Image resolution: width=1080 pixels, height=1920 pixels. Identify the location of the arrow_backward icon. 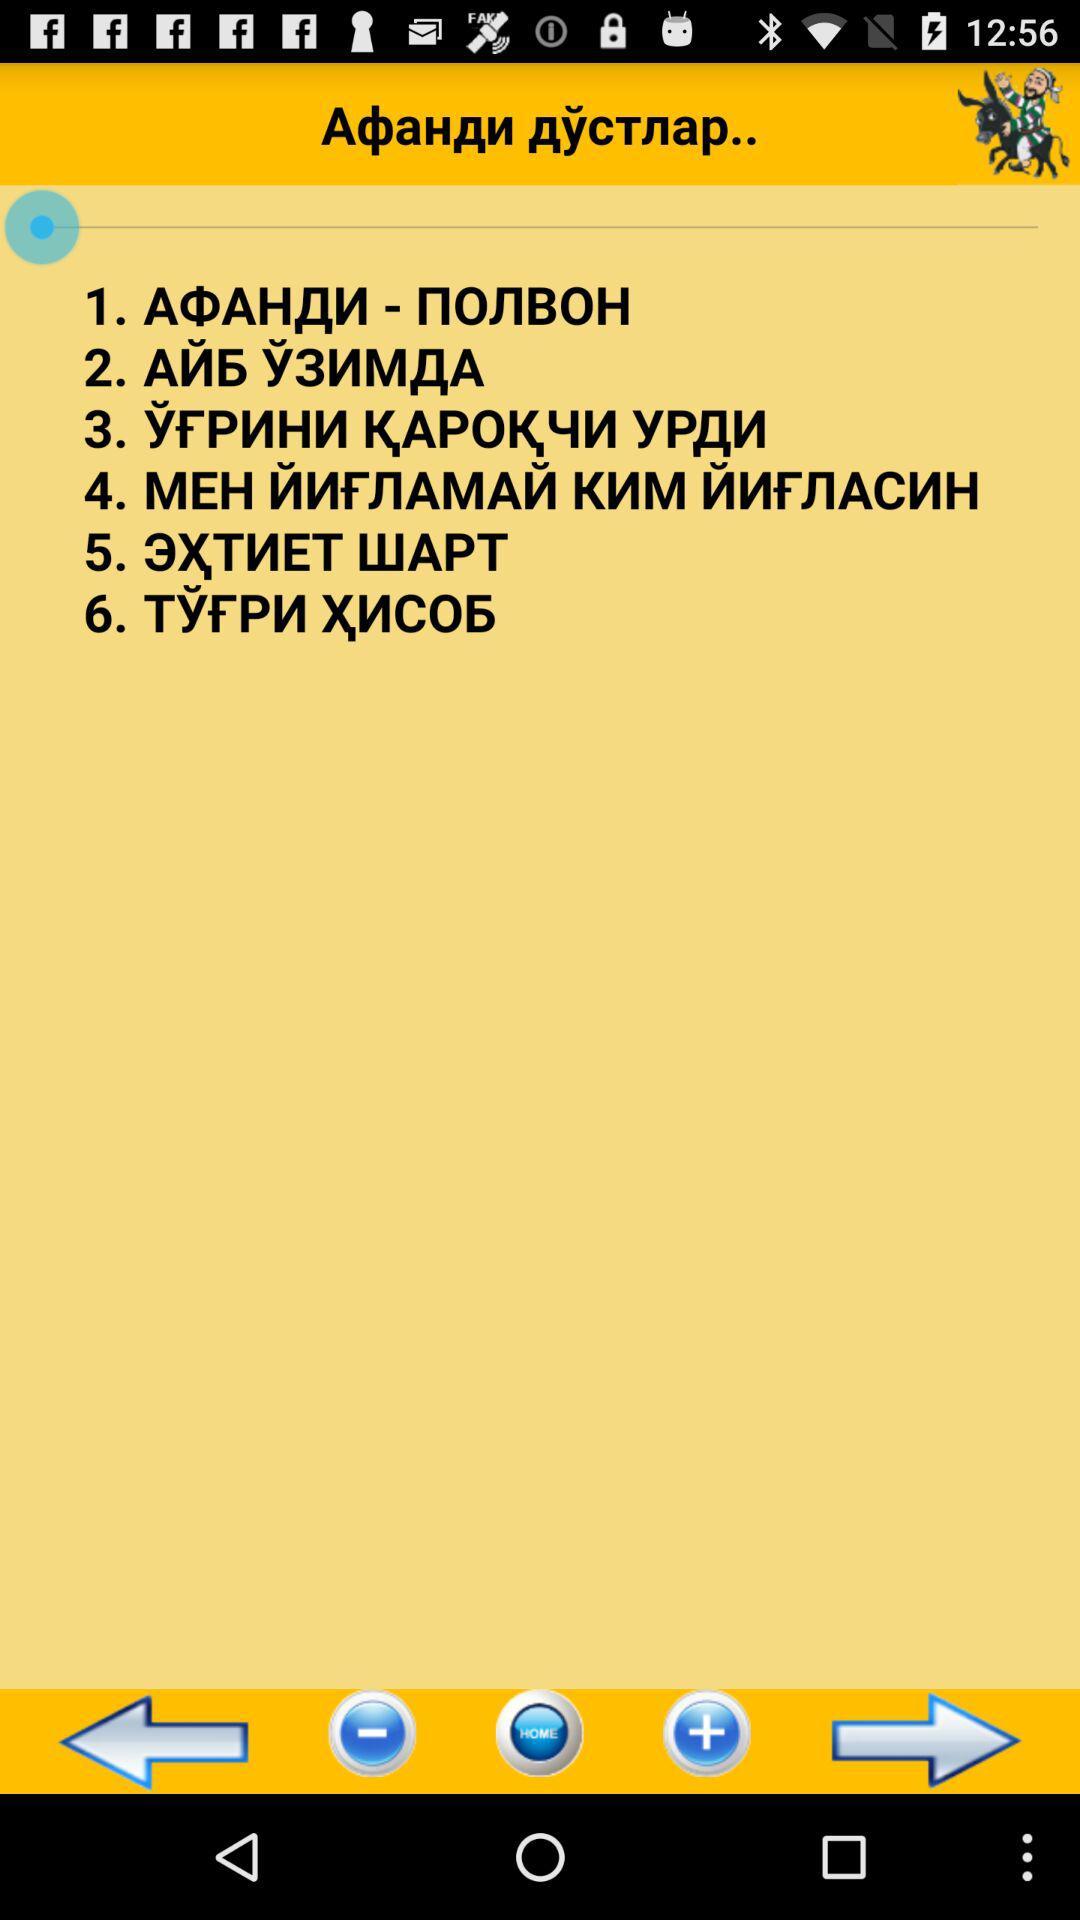
(143, 1862).